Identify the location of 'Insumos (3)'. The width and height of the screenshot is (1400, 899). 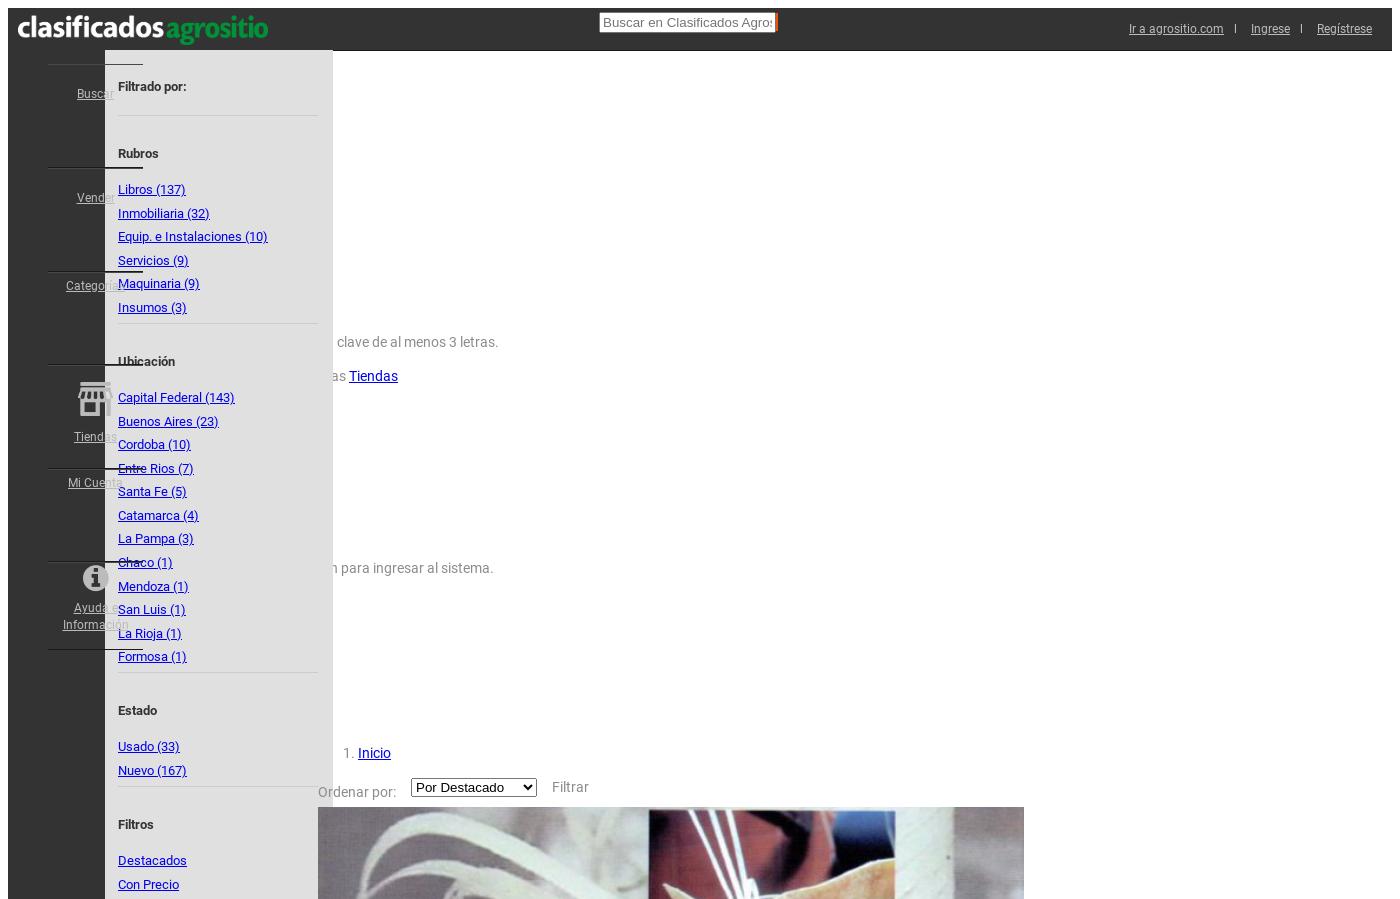
(152, 305).